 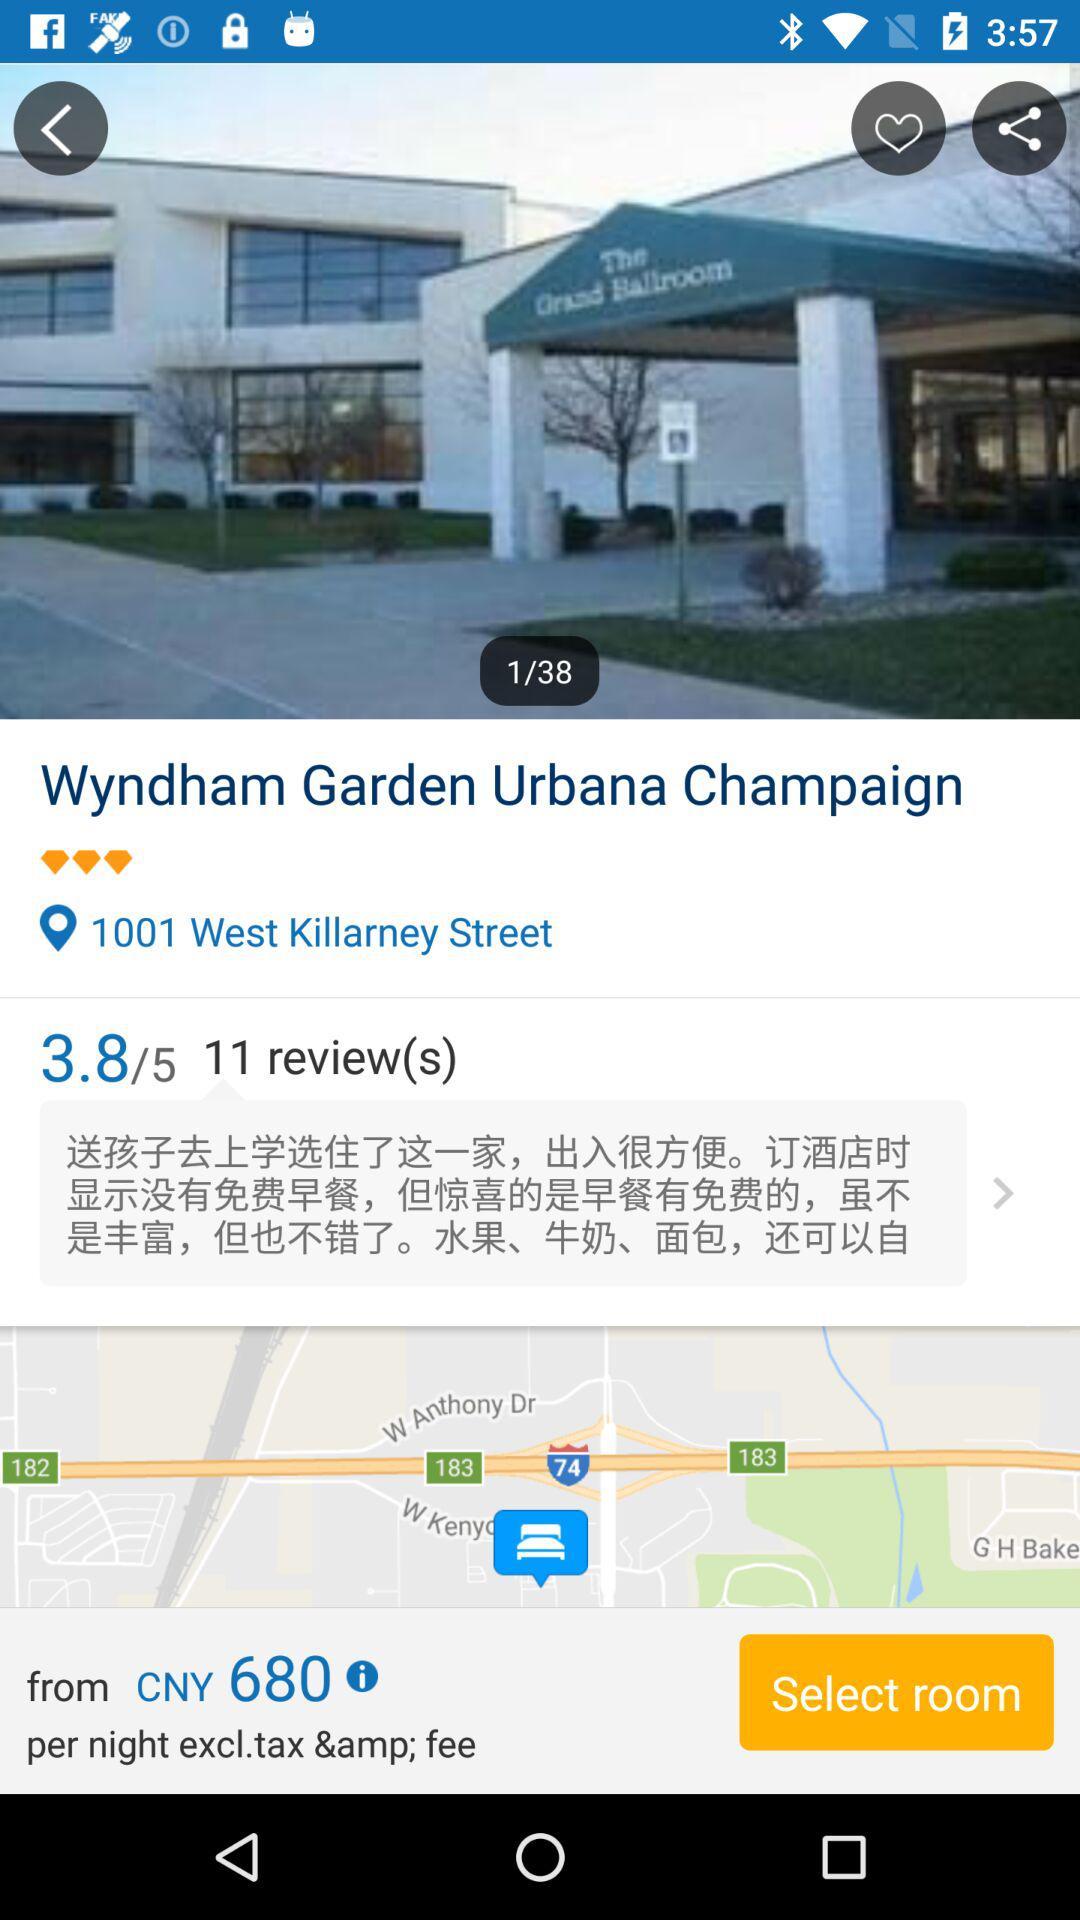 What do you see at coordinates (1019, 127) in the screenshot?
I see `the share icon` at bounding box center [1019, 127].